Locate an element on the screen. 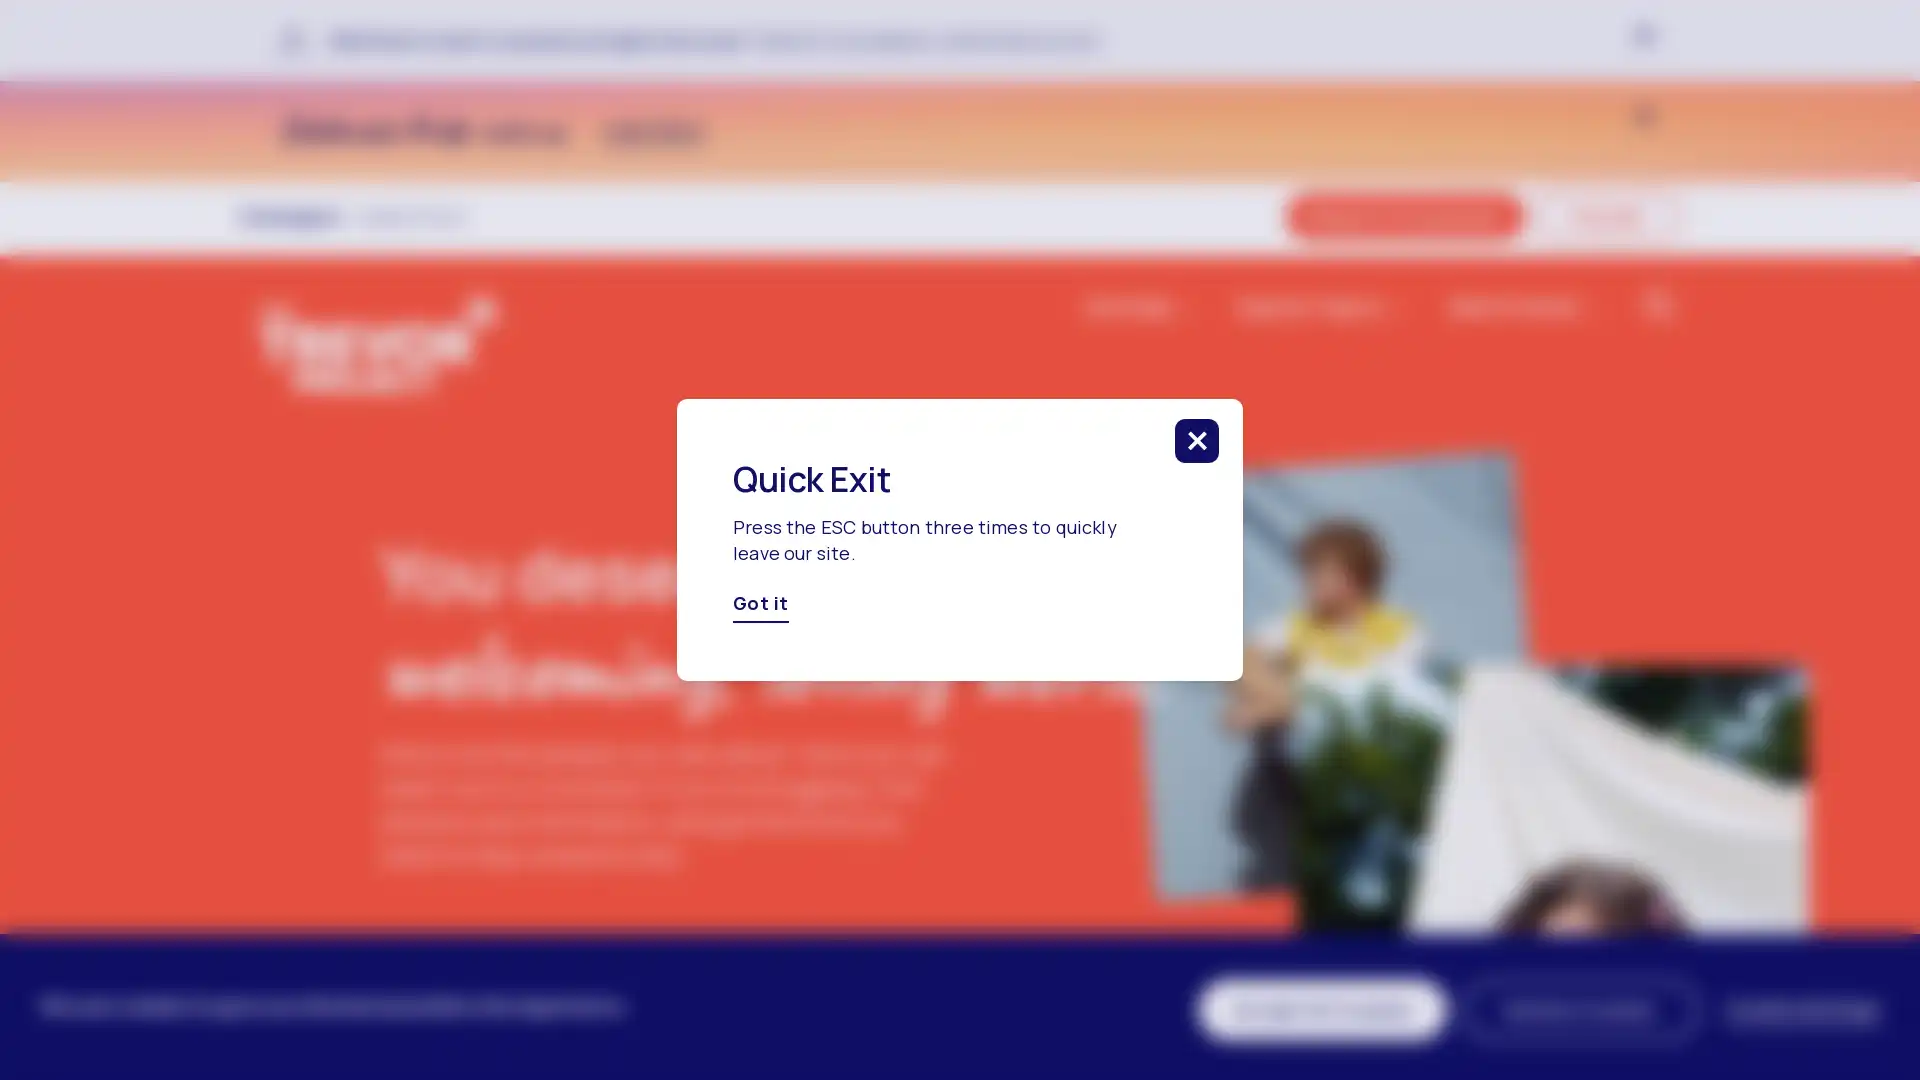  Accept All Cookies is located at coordinates (1321, 1010).